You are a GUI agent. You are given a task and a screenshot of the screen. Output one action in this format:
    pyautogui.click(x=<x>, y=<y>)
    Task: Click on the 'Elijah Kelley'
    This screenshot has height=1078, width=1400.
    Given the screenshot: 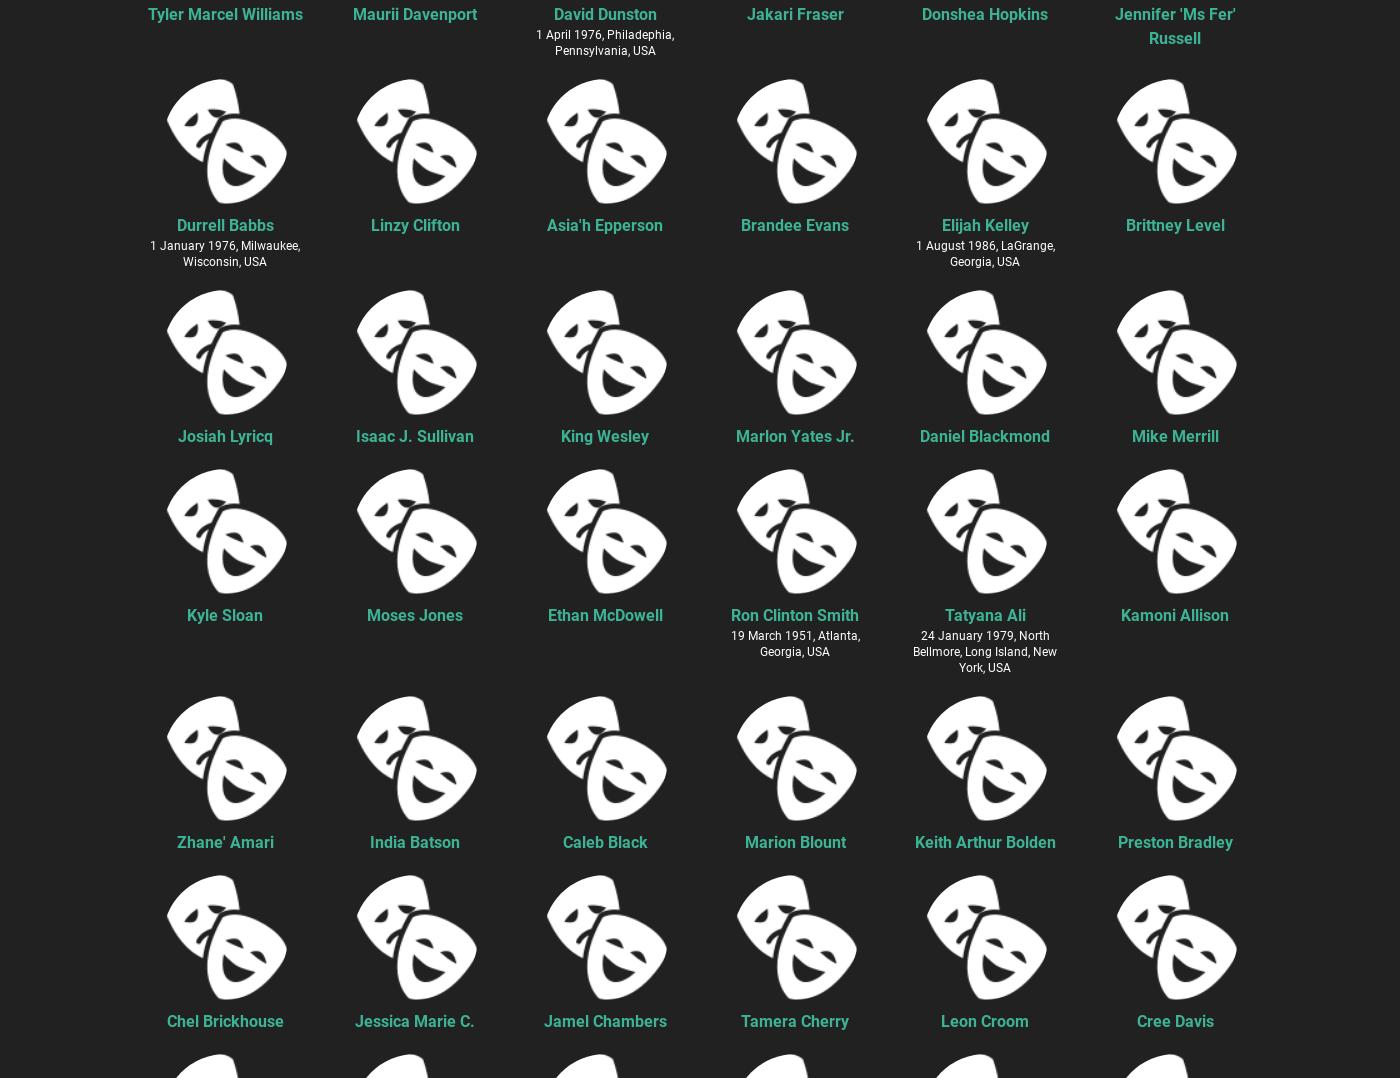 What is the action you would take?
    pyautogui.click(x=984, y=224)
    